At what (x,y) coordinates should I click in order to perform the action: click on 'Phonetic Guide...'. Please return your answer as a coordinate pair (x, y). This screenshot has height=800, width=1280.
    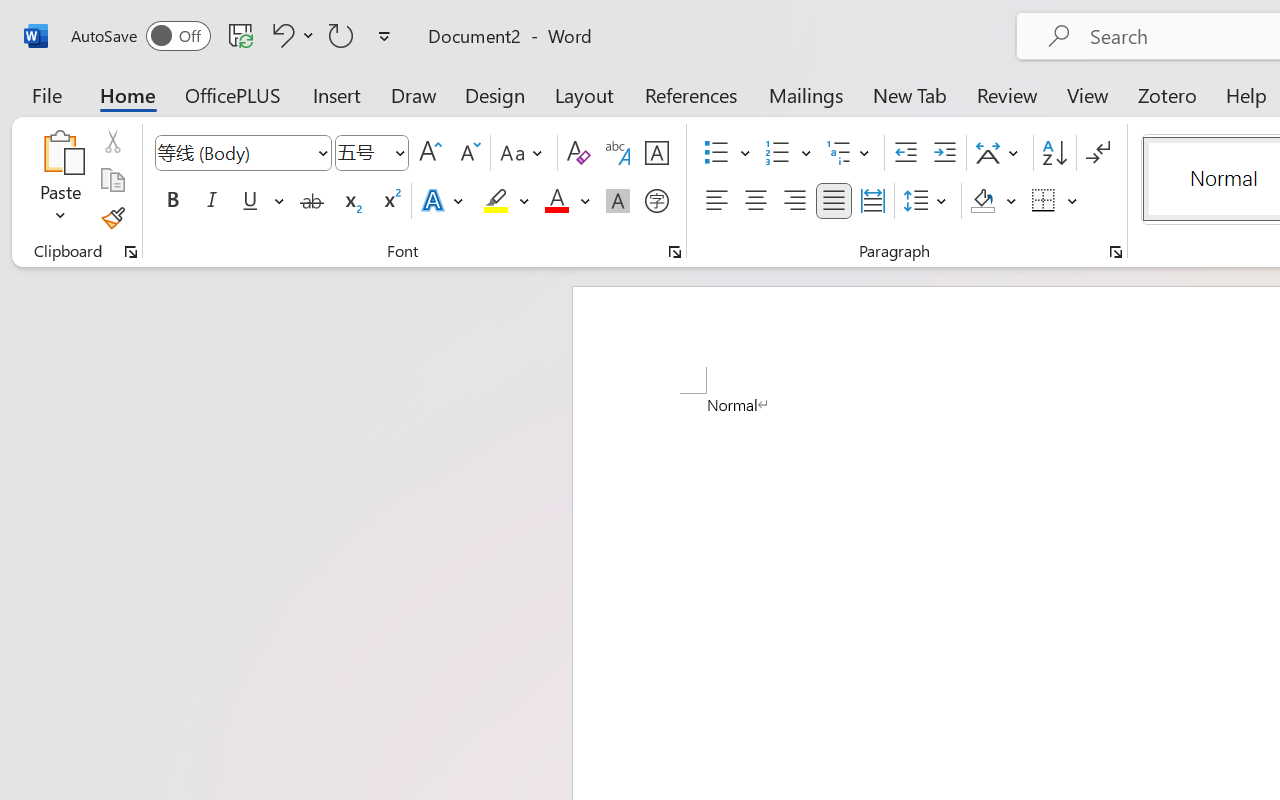
    Looking at the image, I should click on (617, 153).